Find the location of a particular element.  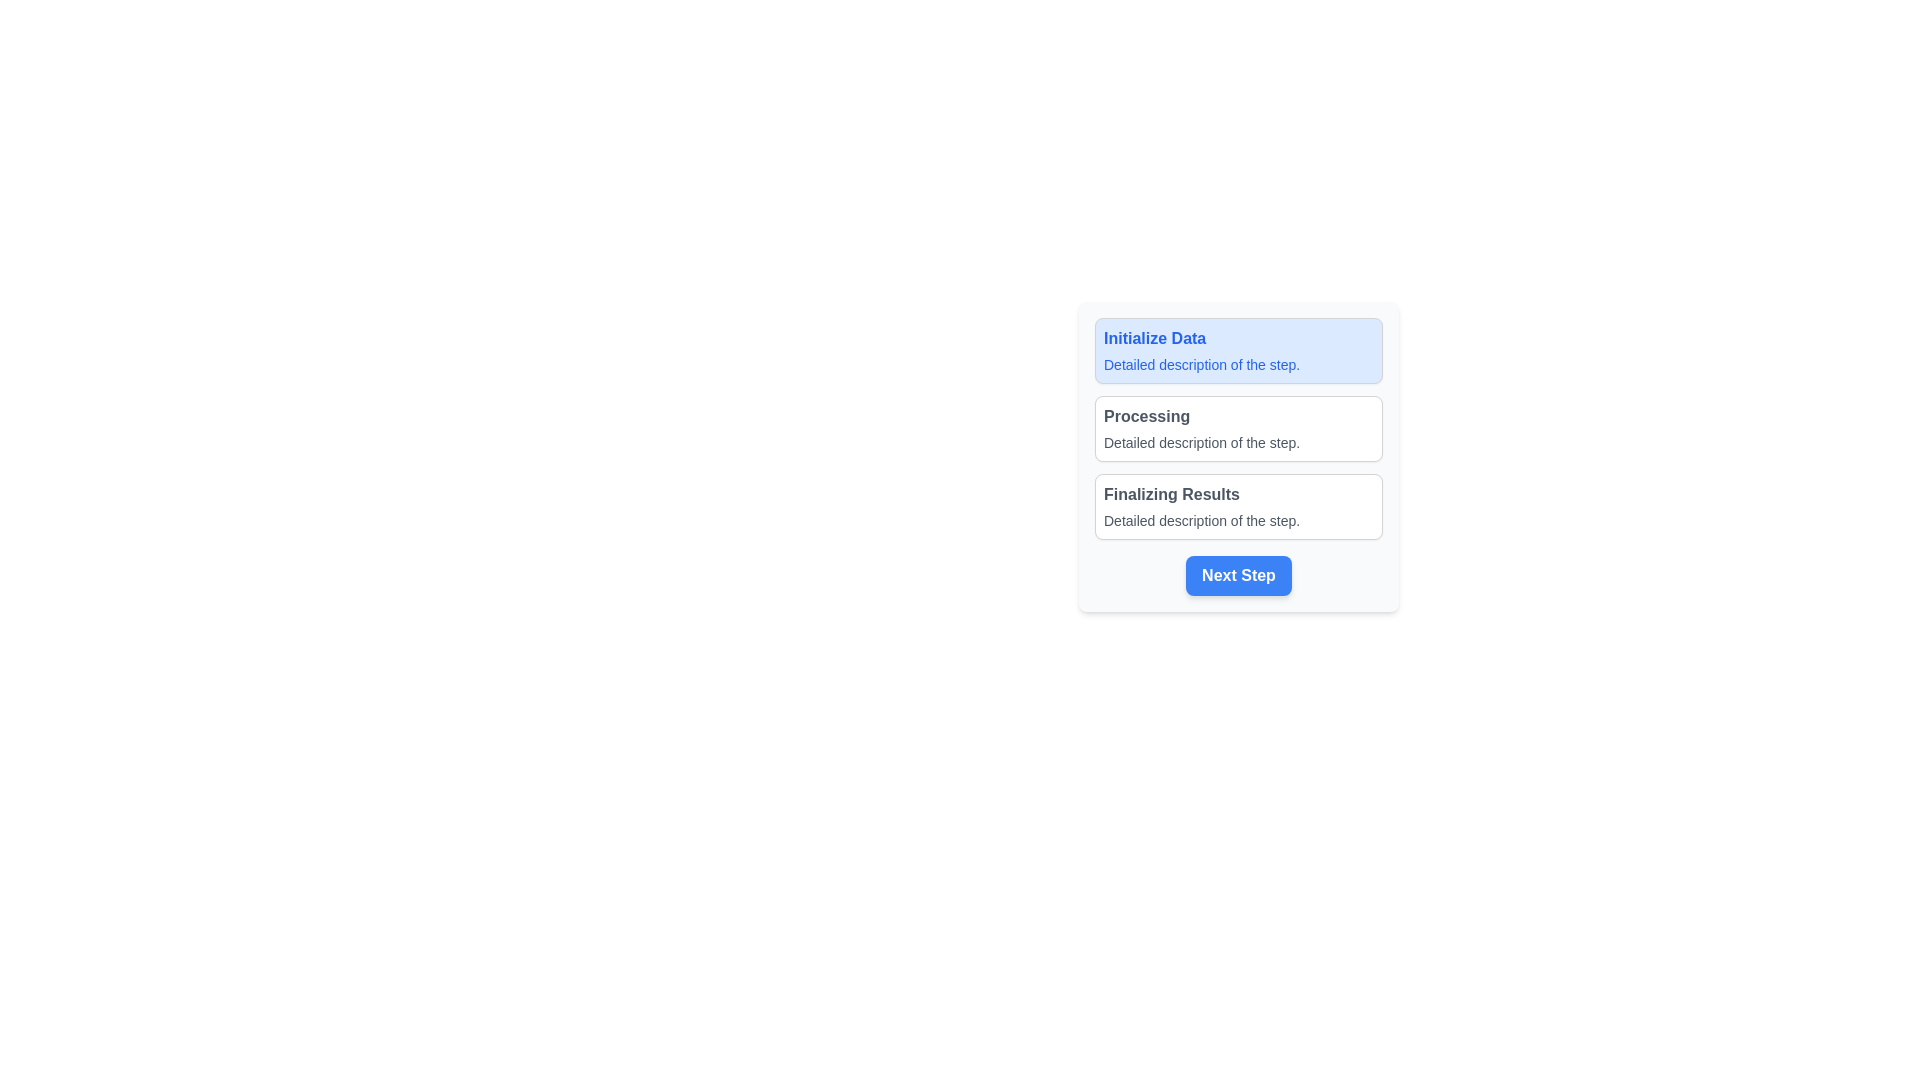

details from the 'Processing' Display Card, which is the second item in a vertical list of three display cards is located at coordinates (1237, 427).